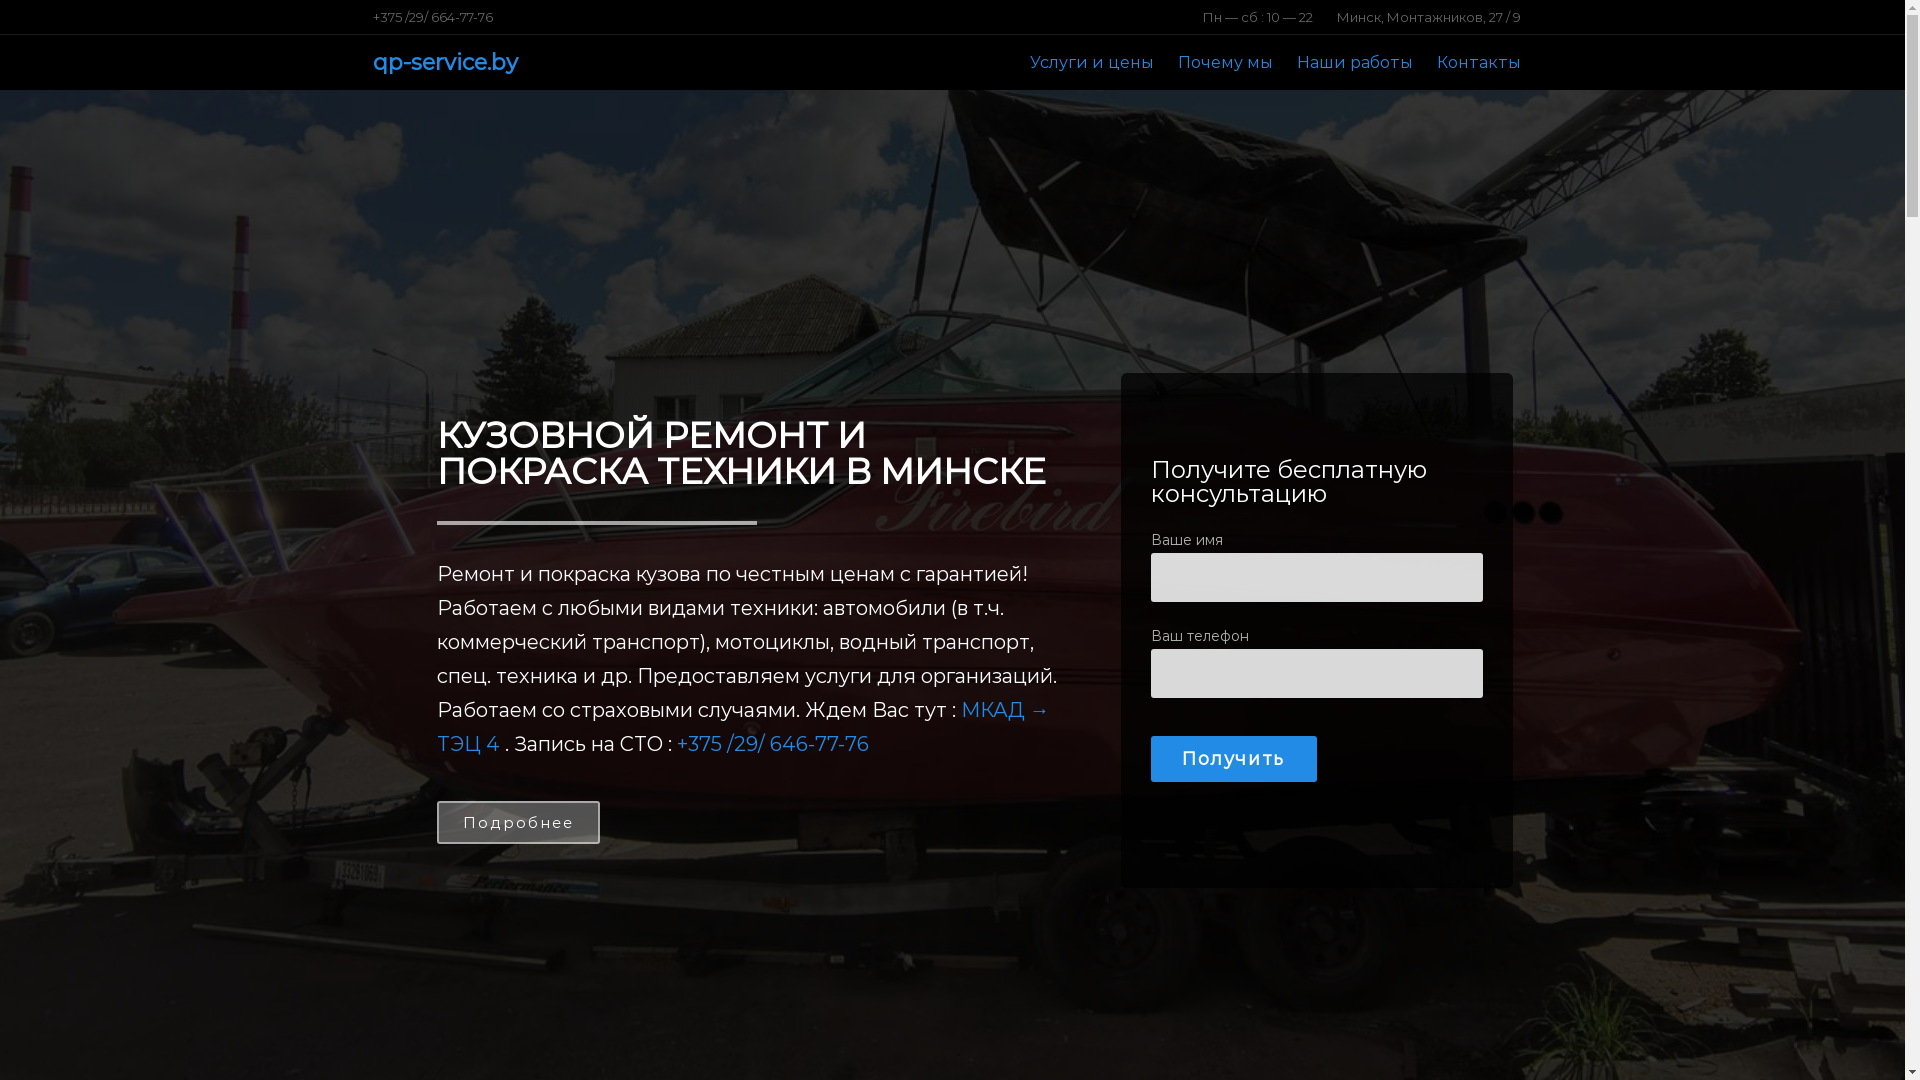 Image resolution: width=1920 pixels, height=1080 pixels. Describe the element at coordinates (771, 744) in the screenshot. I see `'+375 /29/ 646-77-76'` at that location.